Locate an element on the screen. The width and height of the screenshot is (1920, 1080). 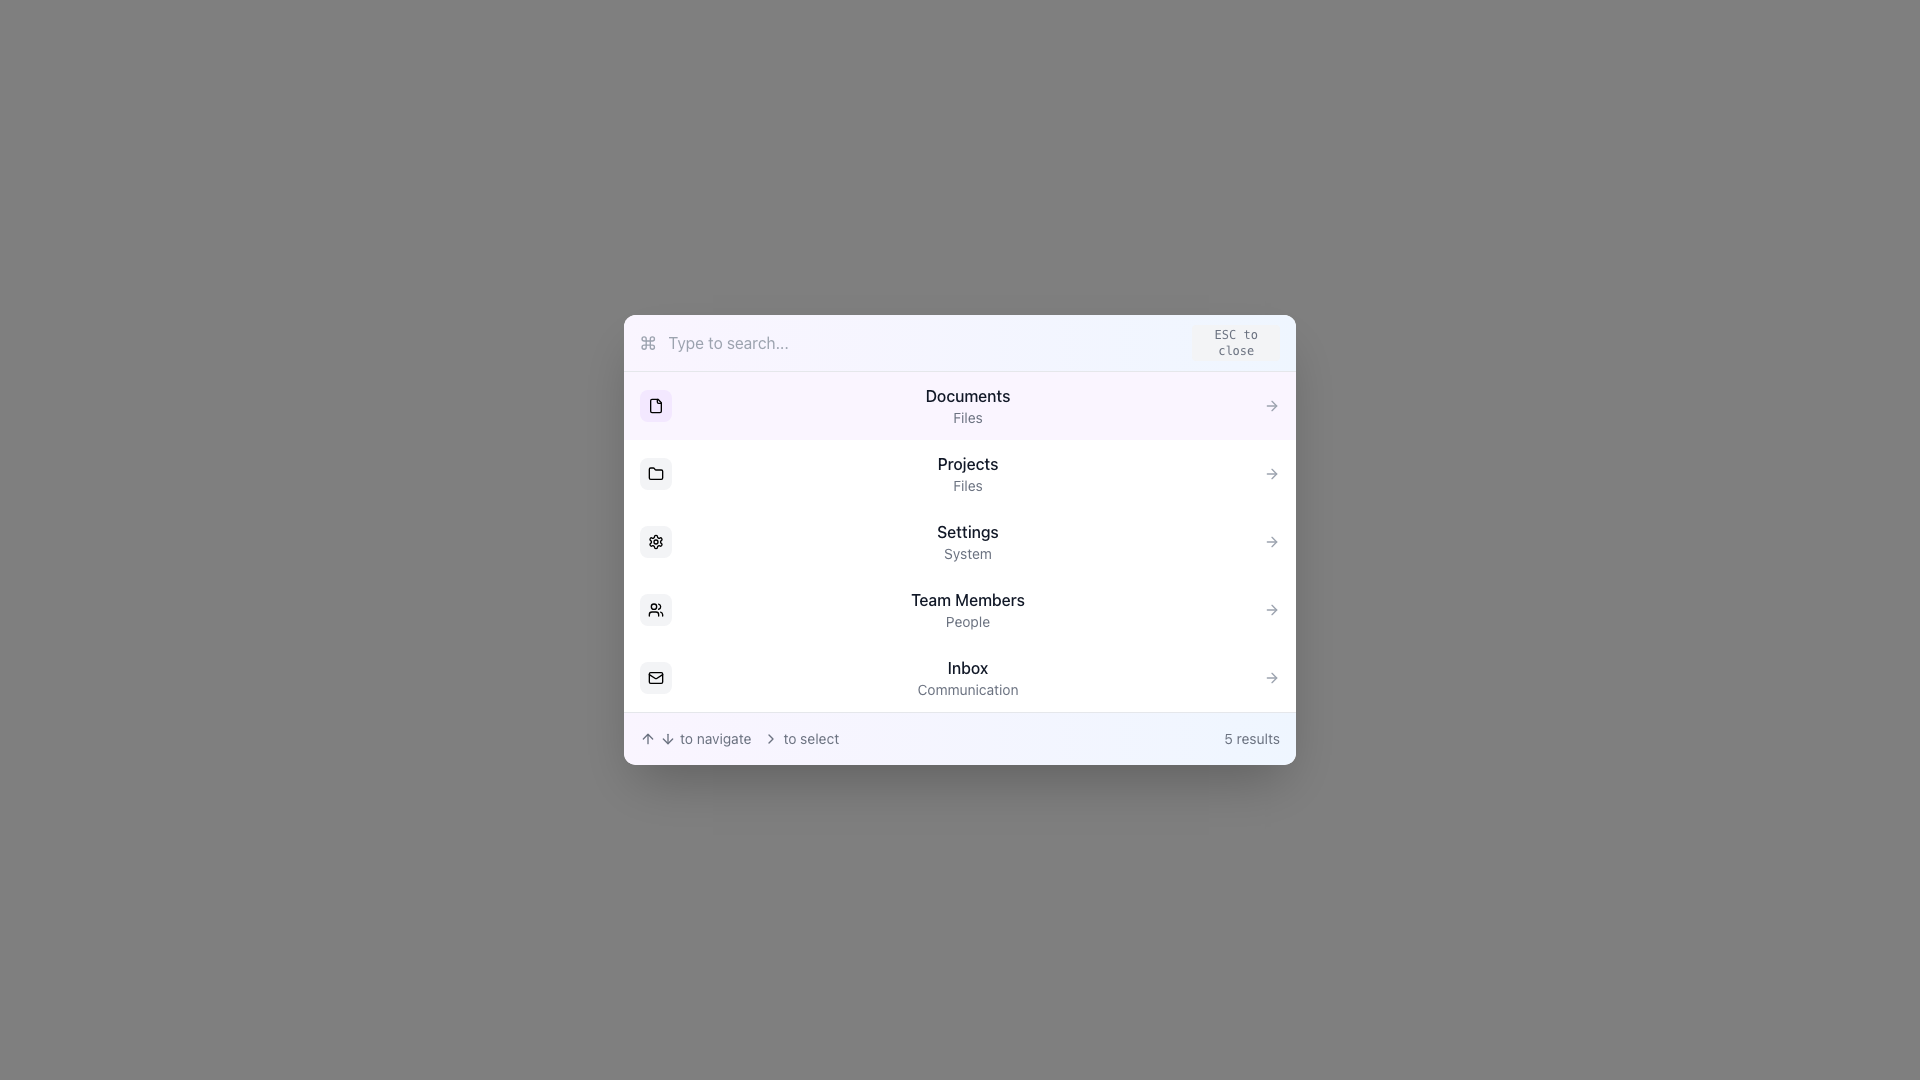
the right-facing arrow icon indicating navigation, located at the far right end of the 'Inbox' row with the subtext 'Communication' is located at coordinates (1271, 677).